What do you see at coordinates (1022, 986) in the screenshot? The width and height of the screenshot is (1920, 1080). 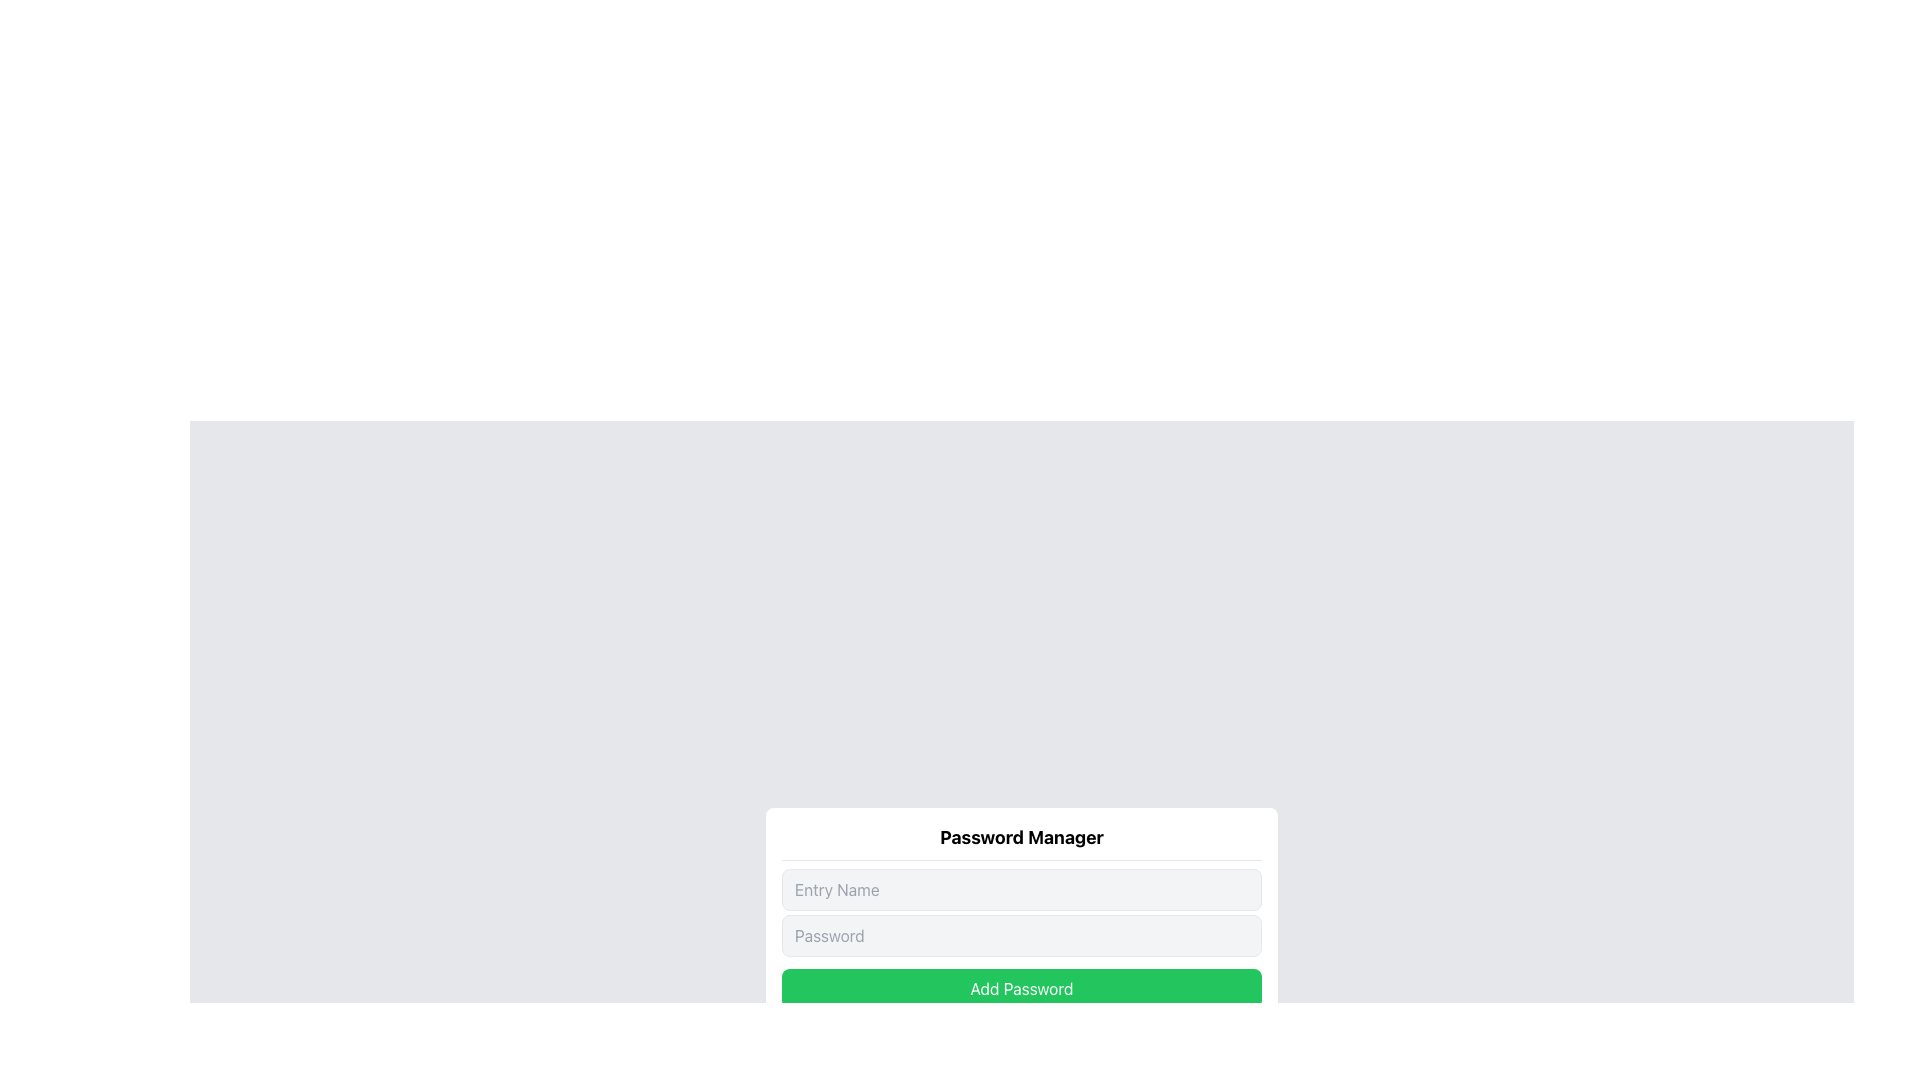 I see `the green button labeled 'Add Password' which is prominently displayed below the input fields in the form` at bounding box center [1022, 986].